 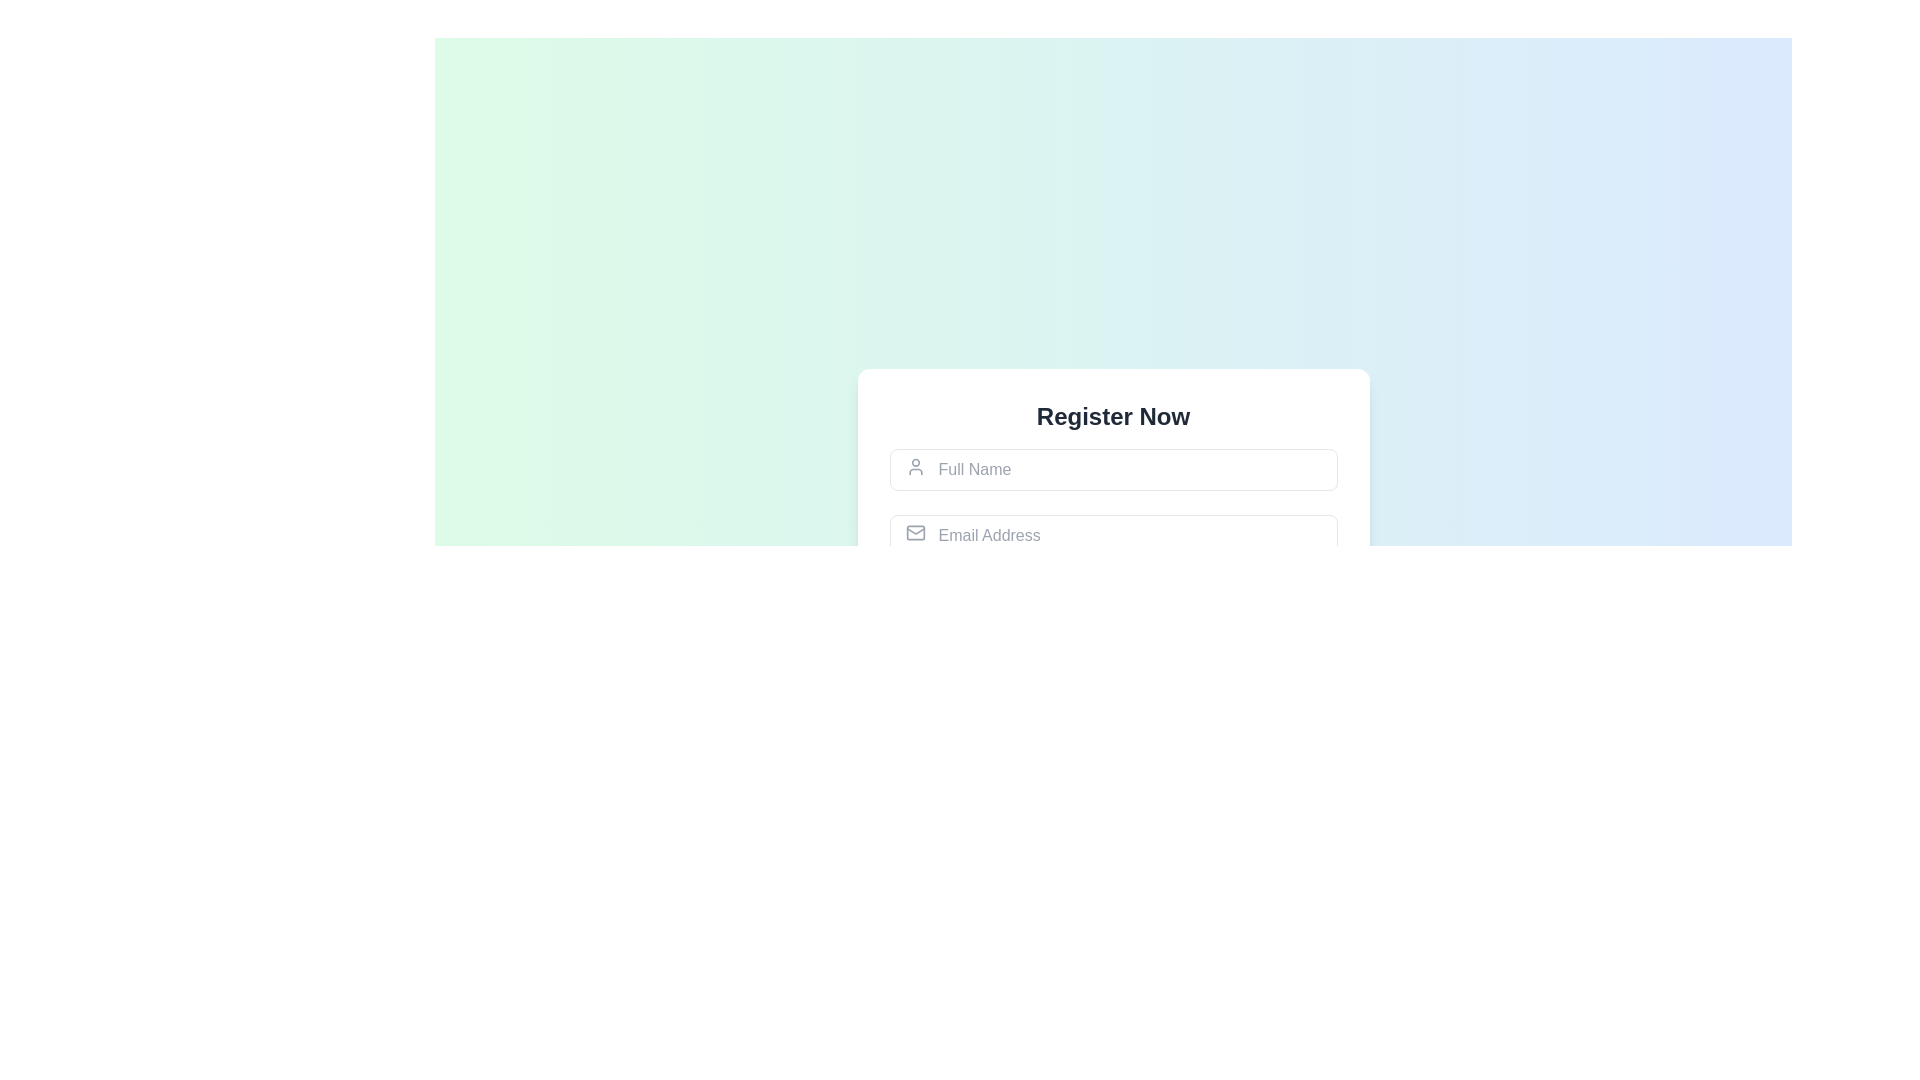 I want to click on the user silhouette icon, which is gray and stylized, located within the 'Register Now' panel to the left of the 'Full Name' input field, so click(x=914, y=466).